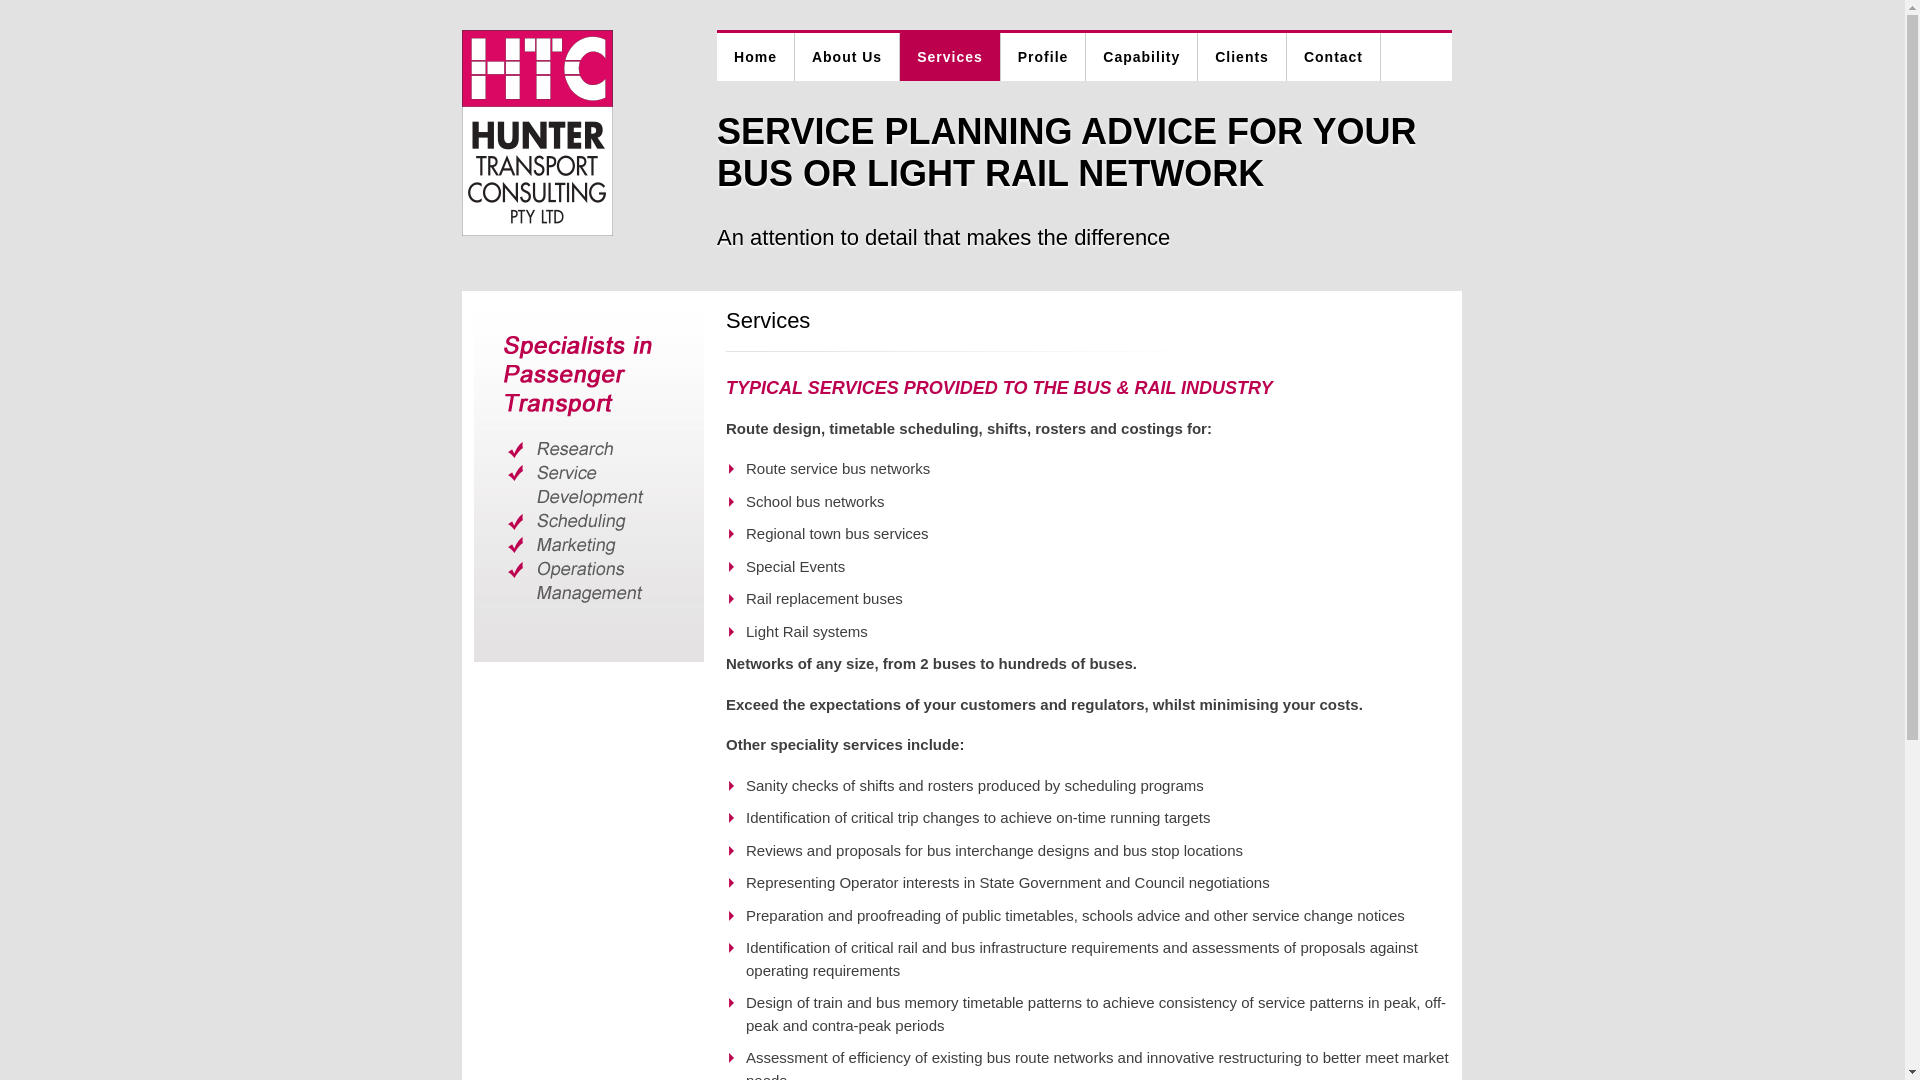 This screenshot has width=1920, height=1080. What do you see at coordinates (847, 56) in the screenshot?
I see `'About Us'` at bounding box center [847, 56].